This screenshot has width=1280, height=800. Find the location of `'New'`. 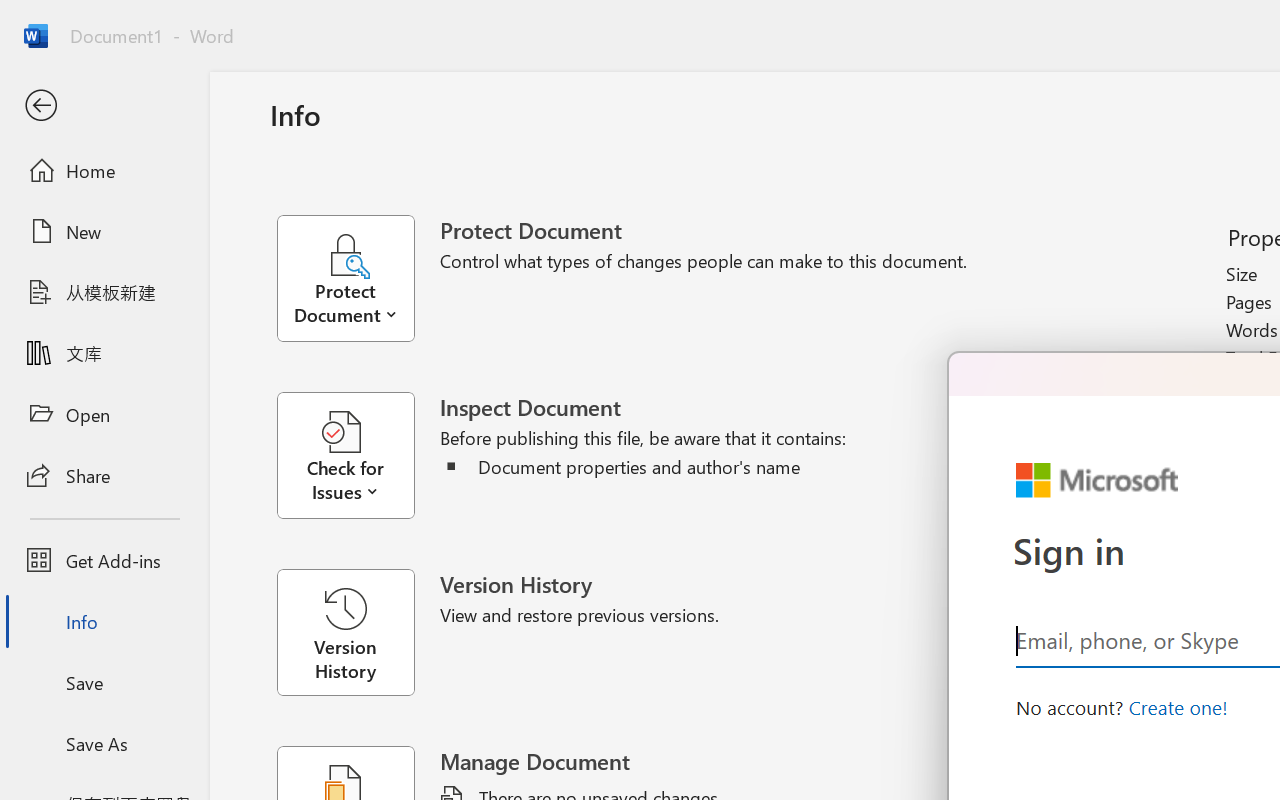

'New' is located at coordinates (103, 231).